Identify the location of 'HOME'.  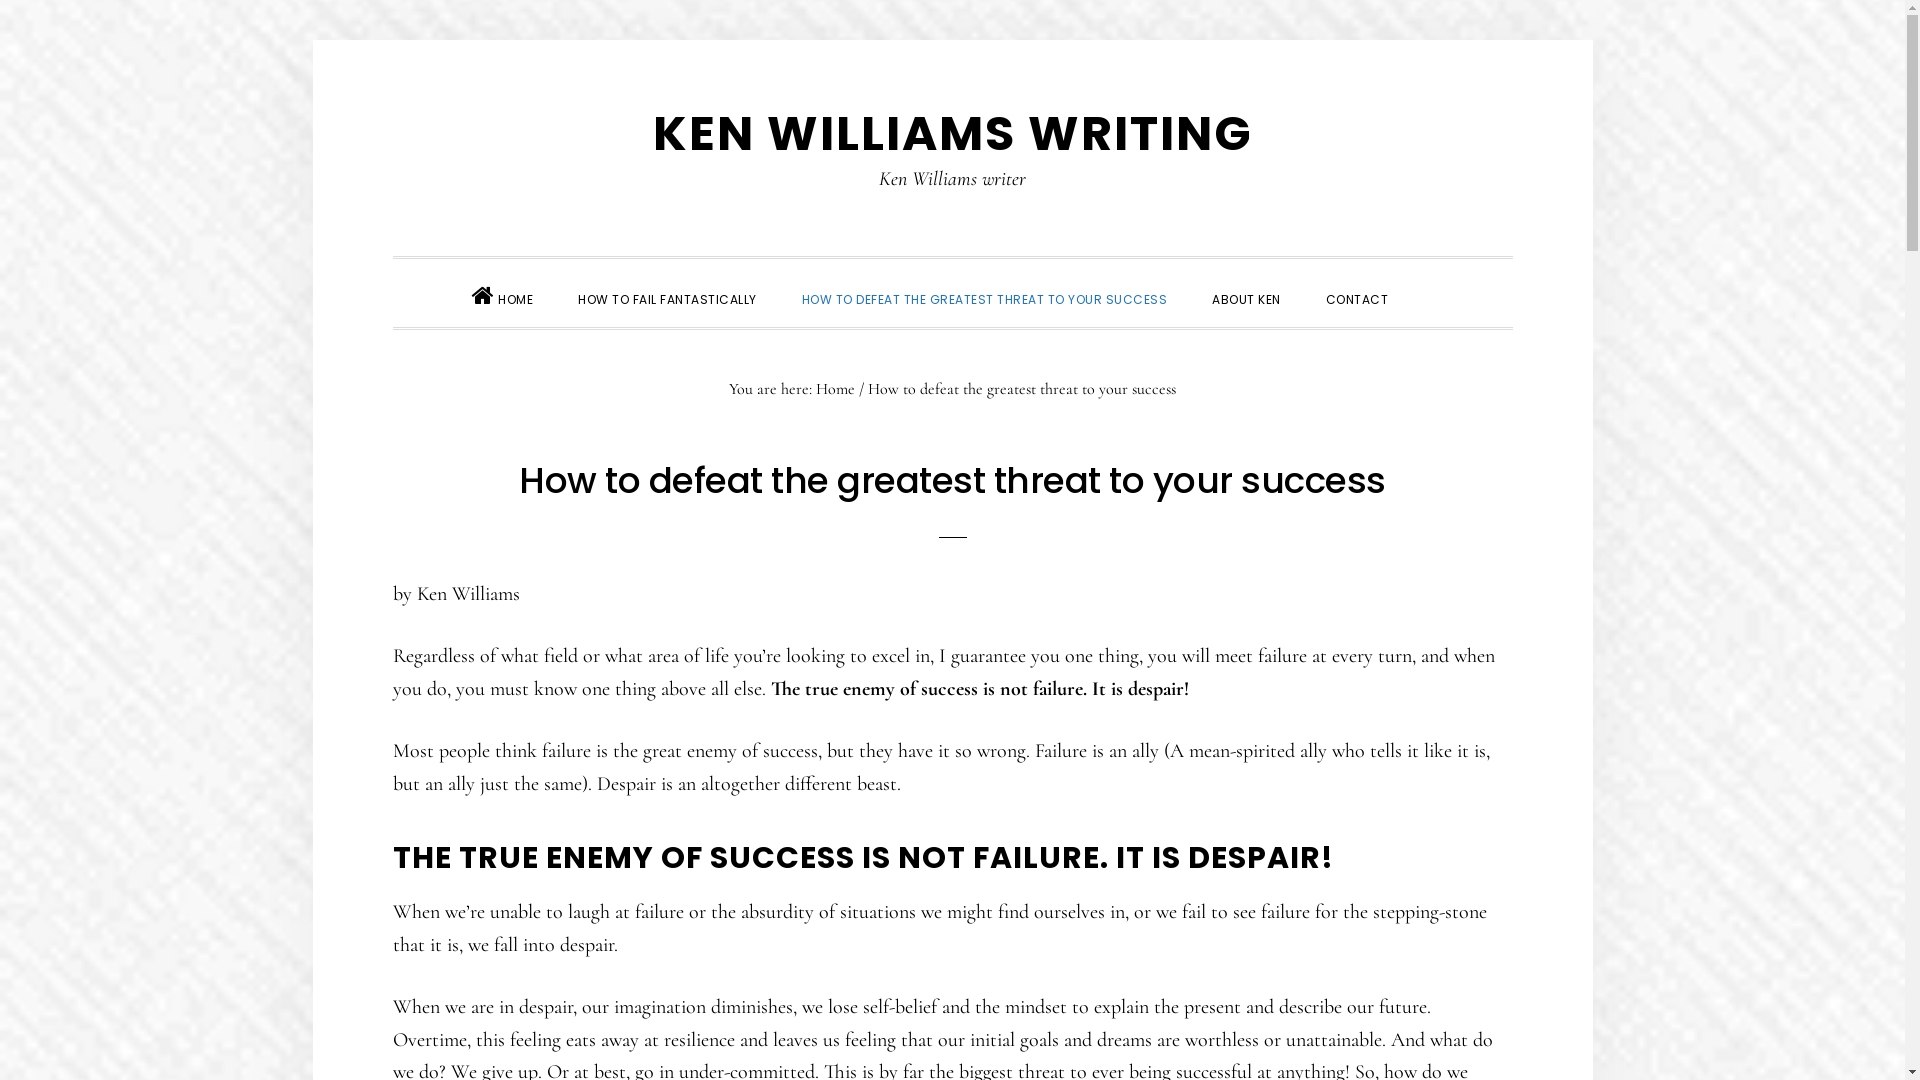
(502, 292).